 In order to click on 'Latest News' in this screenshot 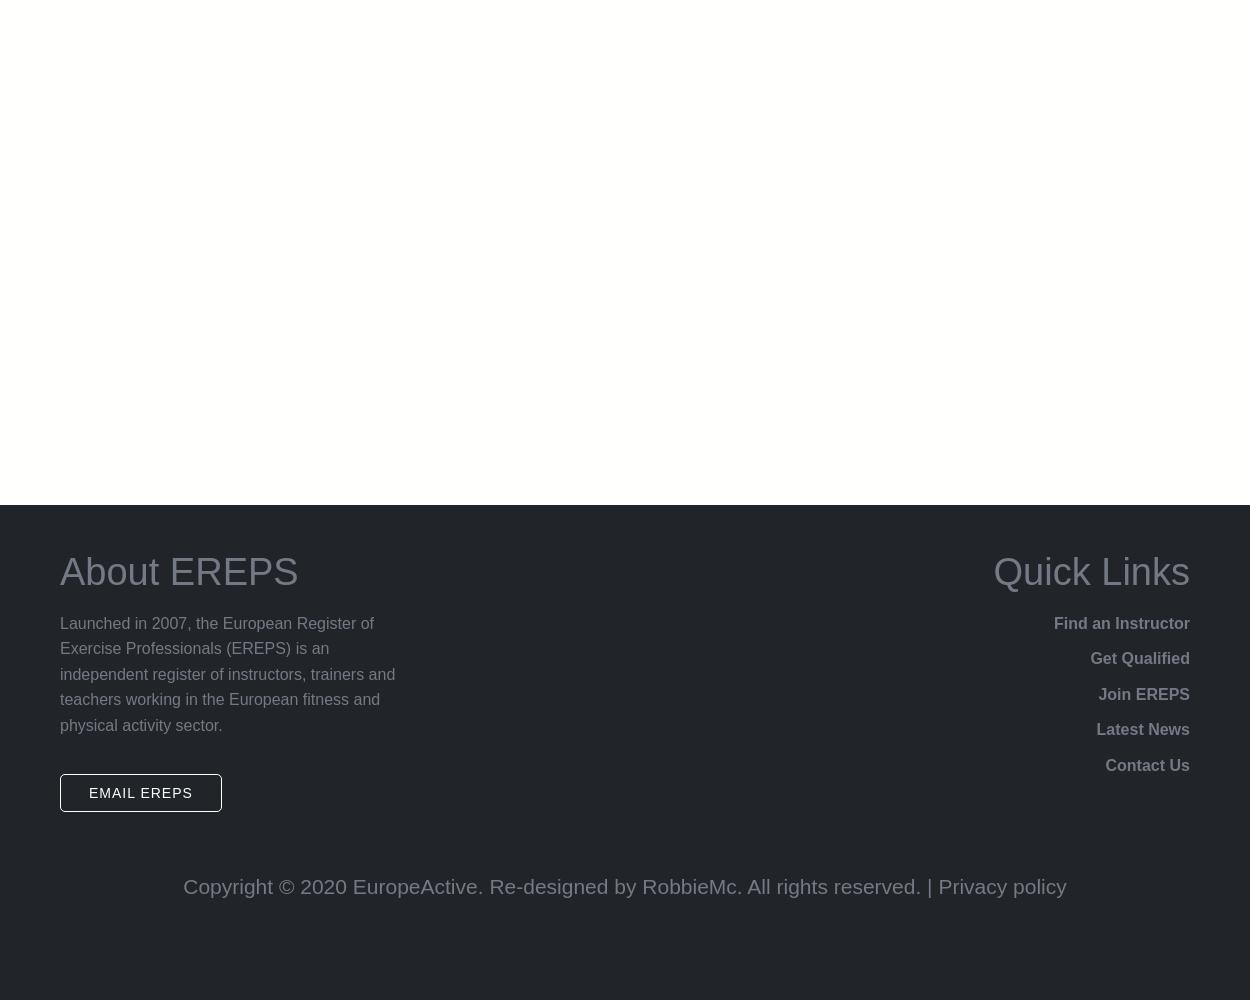, I will do `click(1142, 728)`.